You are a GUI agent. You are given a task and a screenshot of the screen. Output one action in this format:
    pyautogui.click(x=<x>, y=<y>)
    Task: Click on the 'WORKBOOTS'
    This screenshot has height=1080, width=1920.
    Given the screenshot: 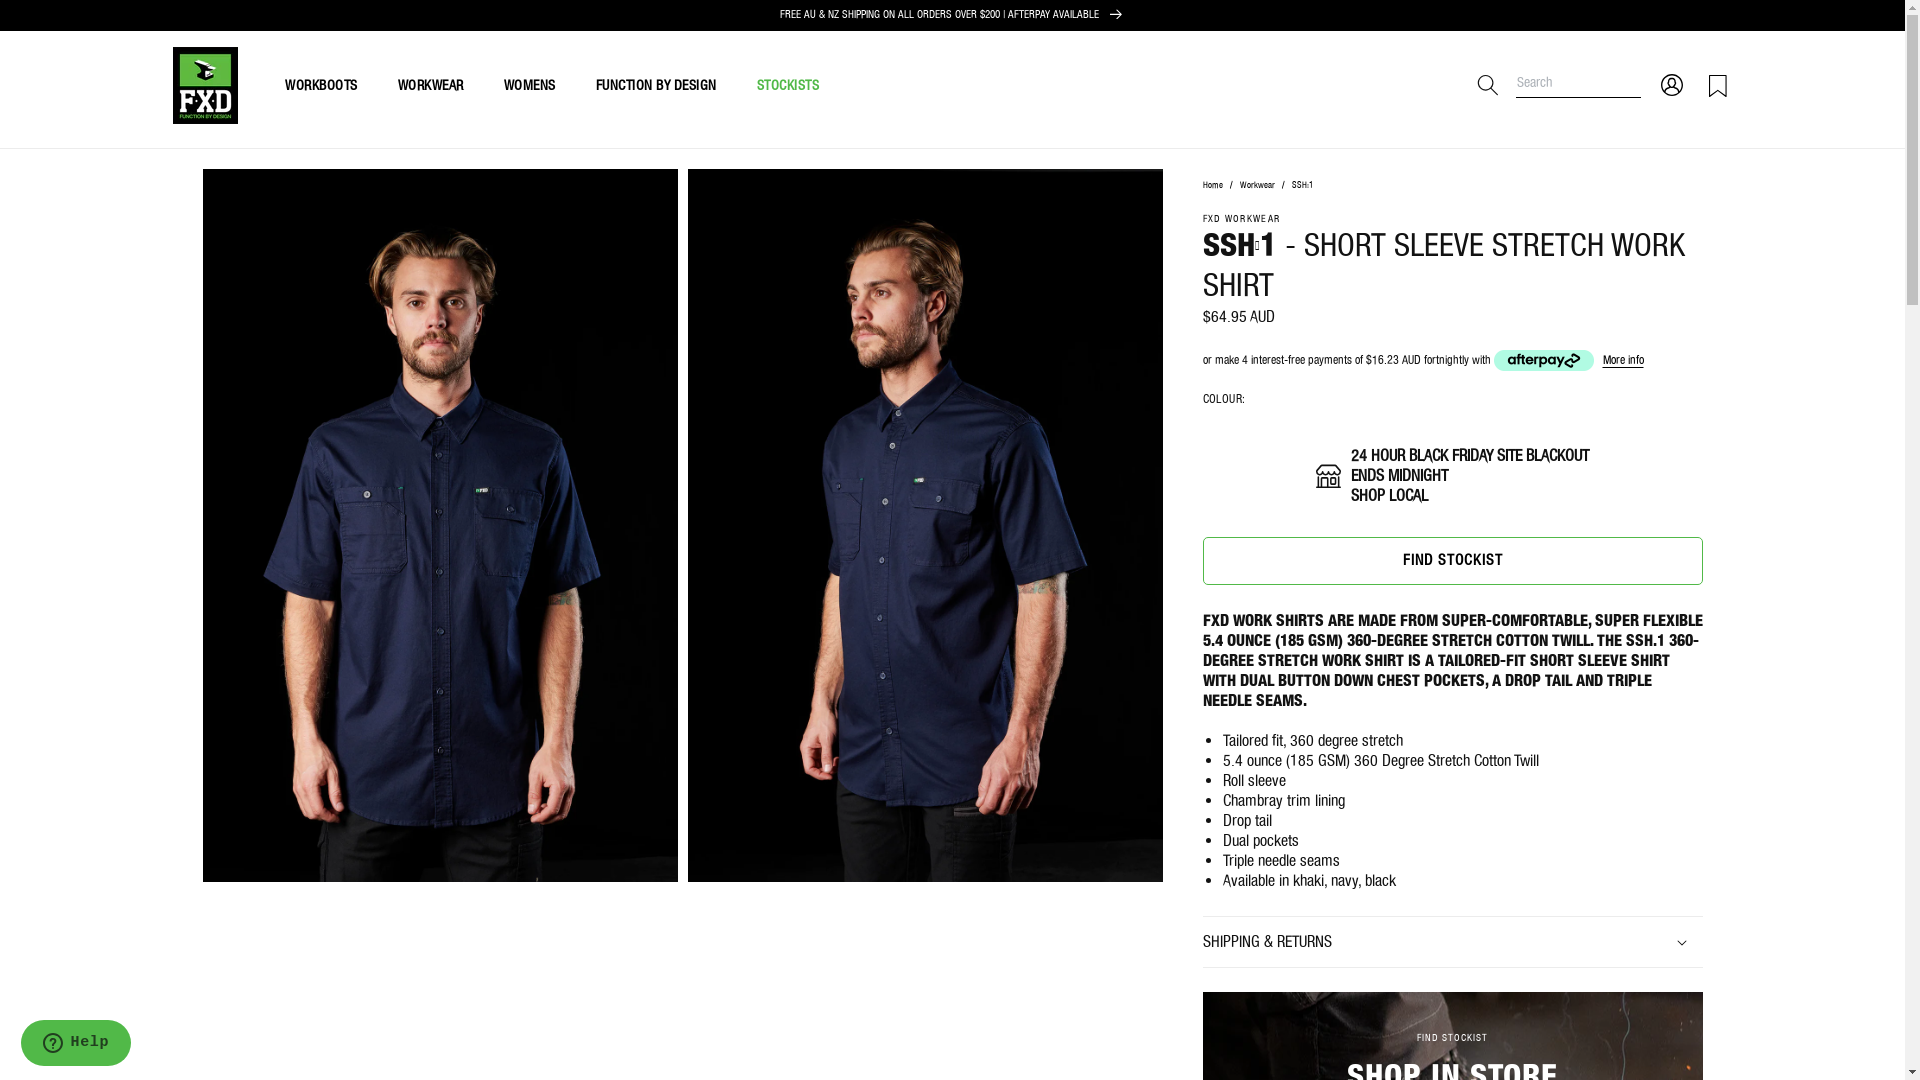 What is the action you would take?
    pyautogui.click(x=321, y=84)
    